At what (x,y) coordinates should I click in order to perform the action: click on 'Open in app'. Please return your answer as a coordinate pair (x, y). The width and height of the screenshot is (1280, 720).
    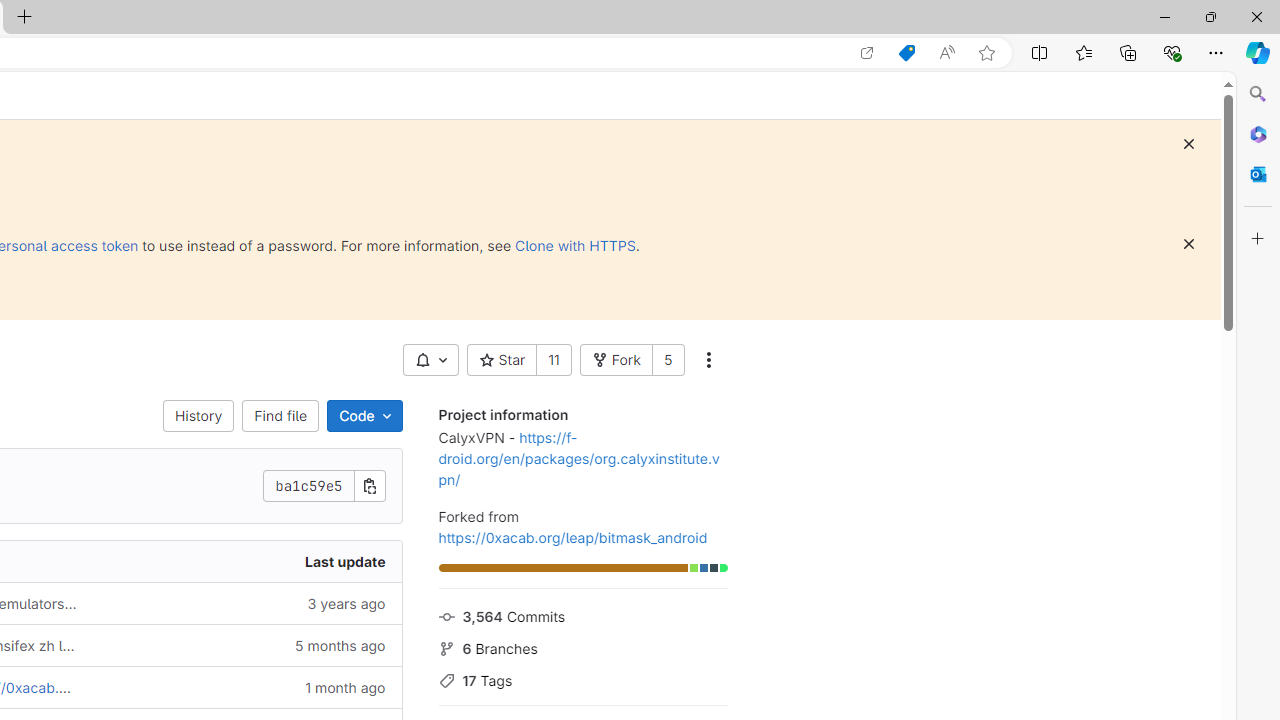
    Looking at the image, I should click on (867, 52).